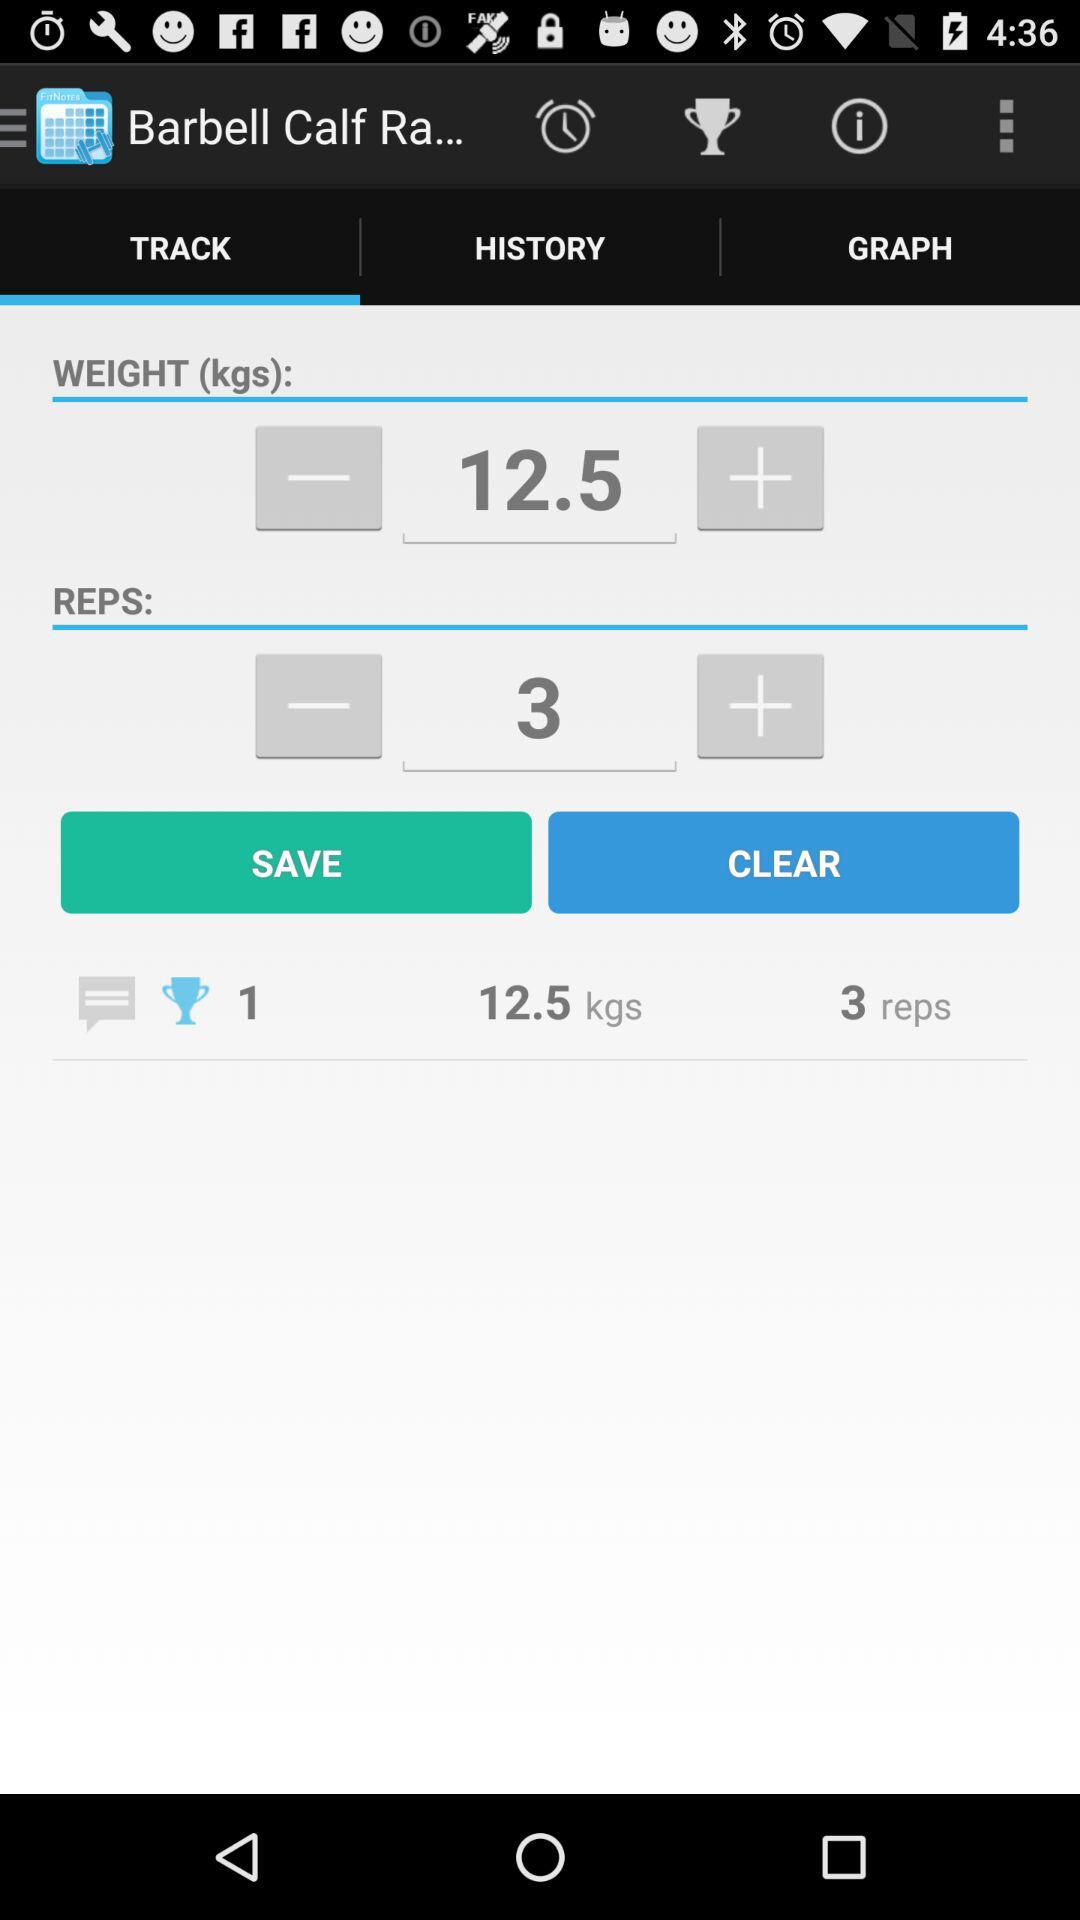 Image resolution: width=1080 pixels, height=1920 pixels. I want to click on open chat, so click(106, 1004).